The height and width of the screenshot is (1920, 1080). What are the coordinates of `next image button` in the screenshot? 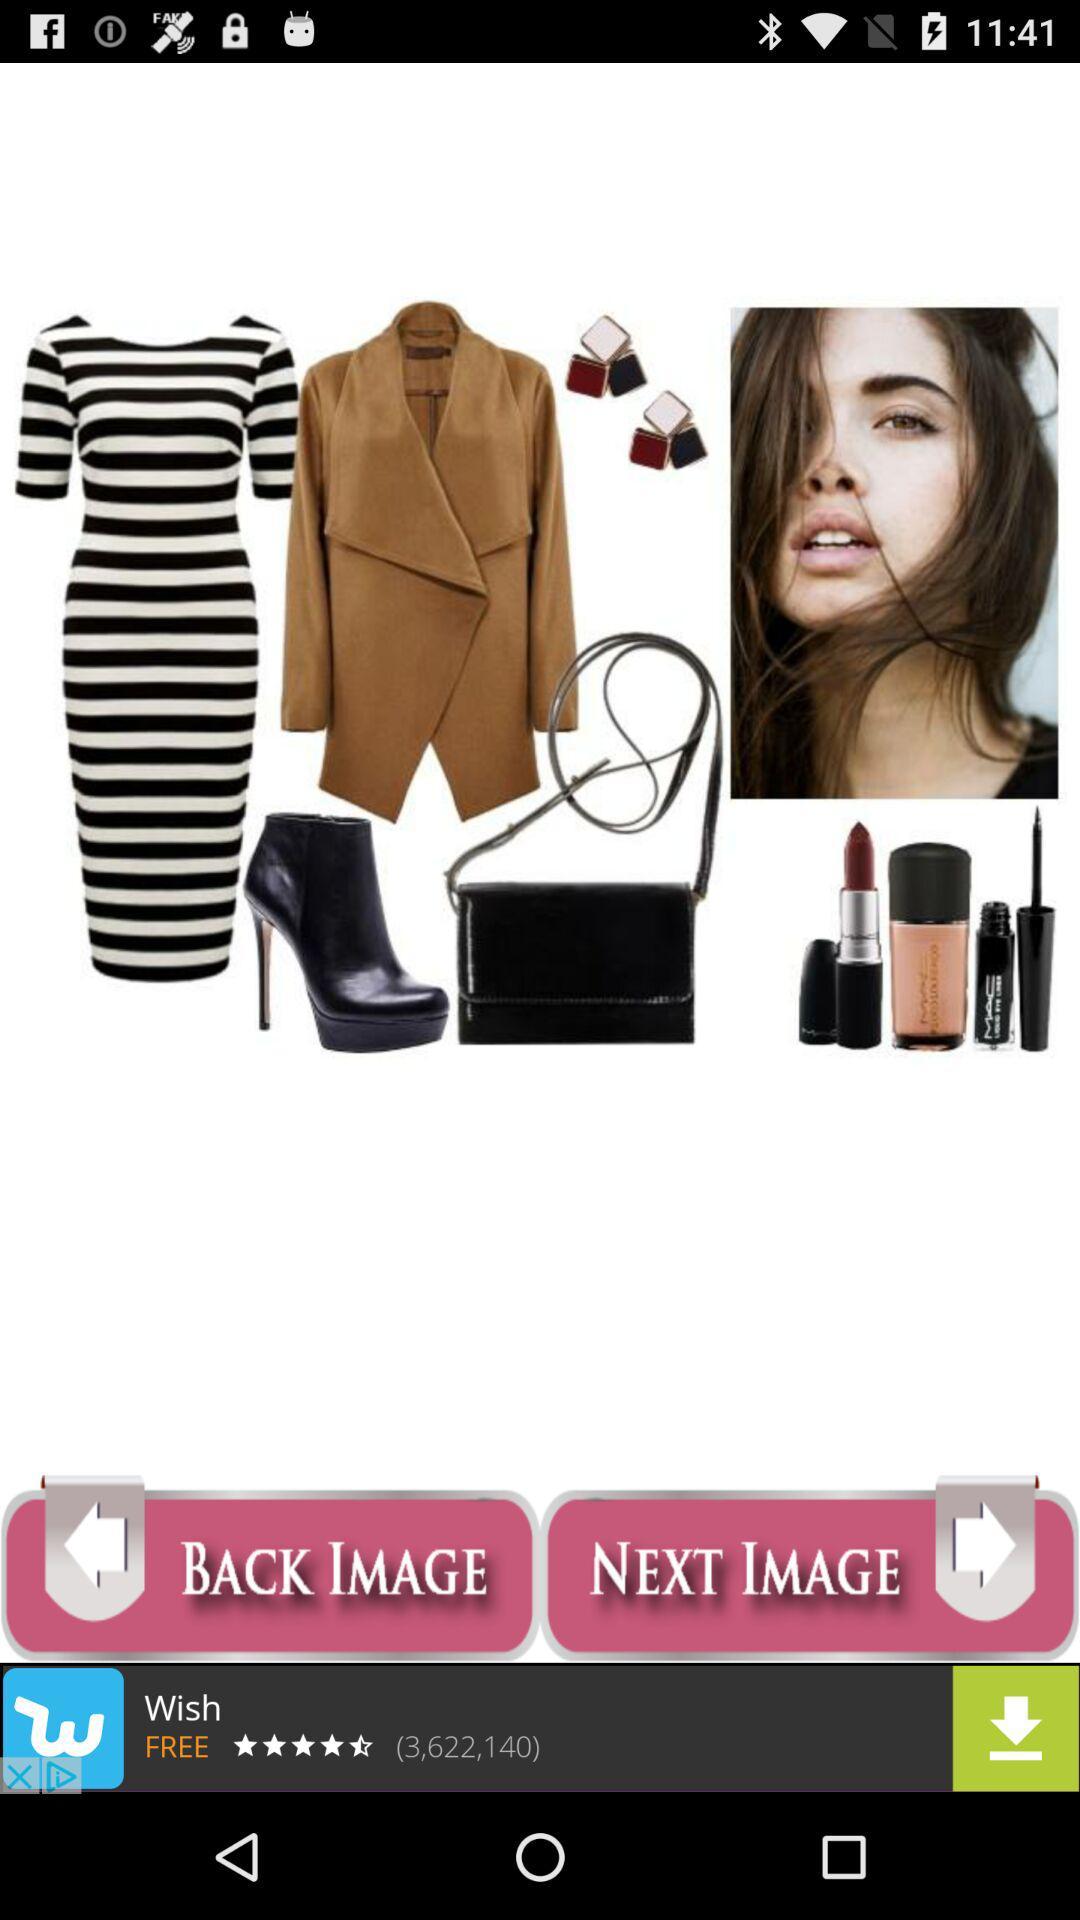 It's located at (810, 1568).